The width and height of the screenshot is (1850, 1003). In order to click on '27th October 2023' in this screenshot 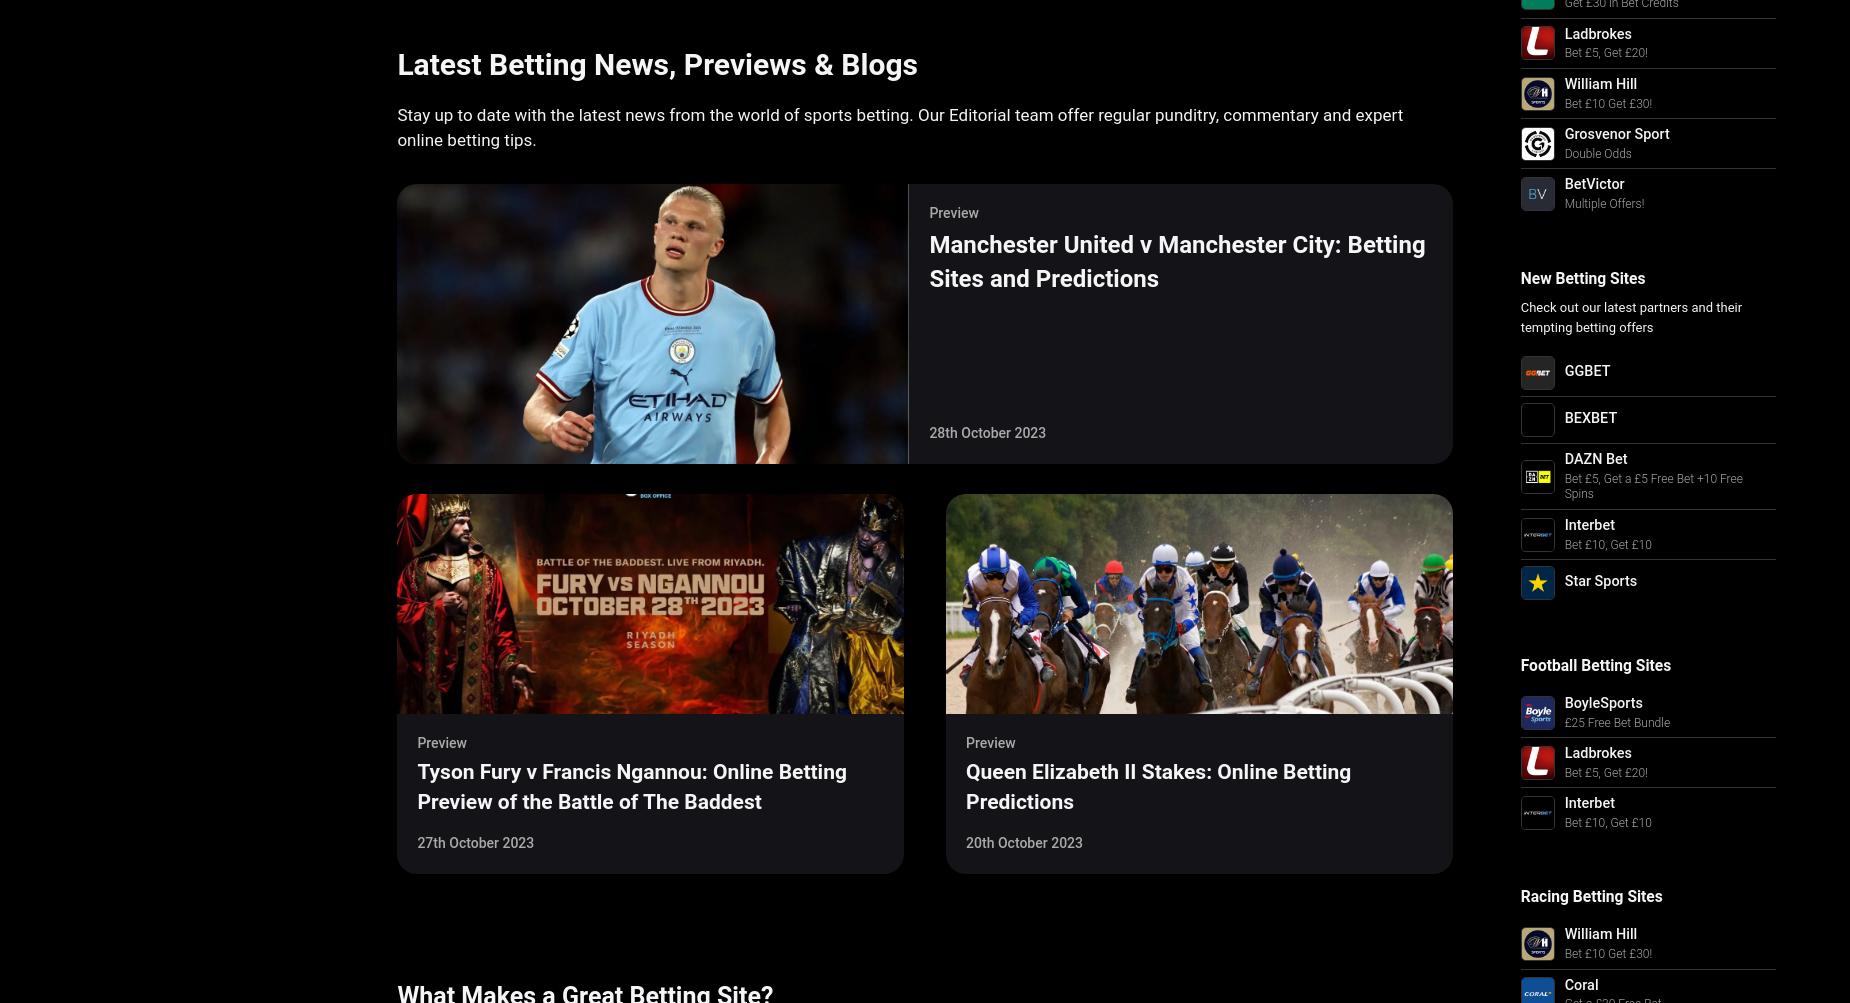, I will do `click(475, 842)`.